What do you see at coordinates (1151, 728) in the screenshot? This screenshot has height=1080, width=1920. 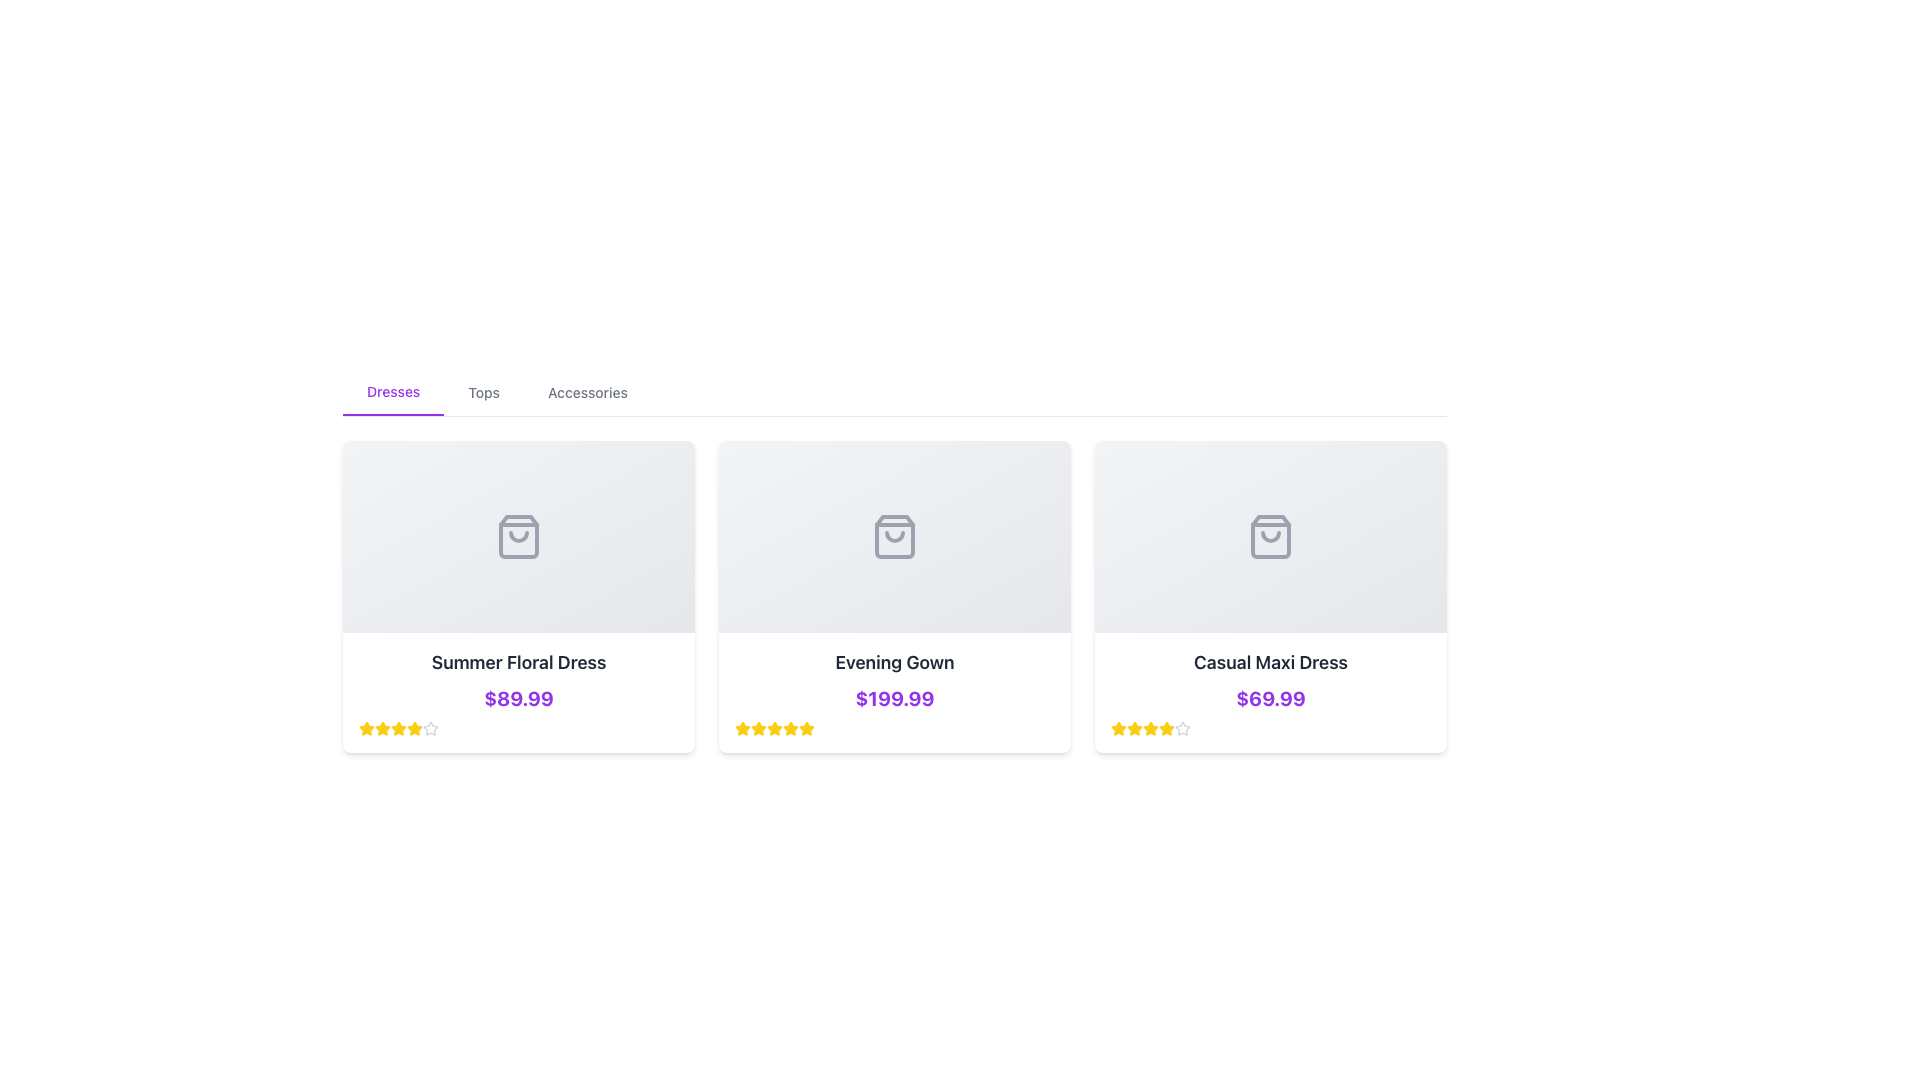 I see `the third star icon in the rating component located under the 'Casual Maxi Dress' card, which is represented by a yellow star shape` at bounding box center [1151, 728].